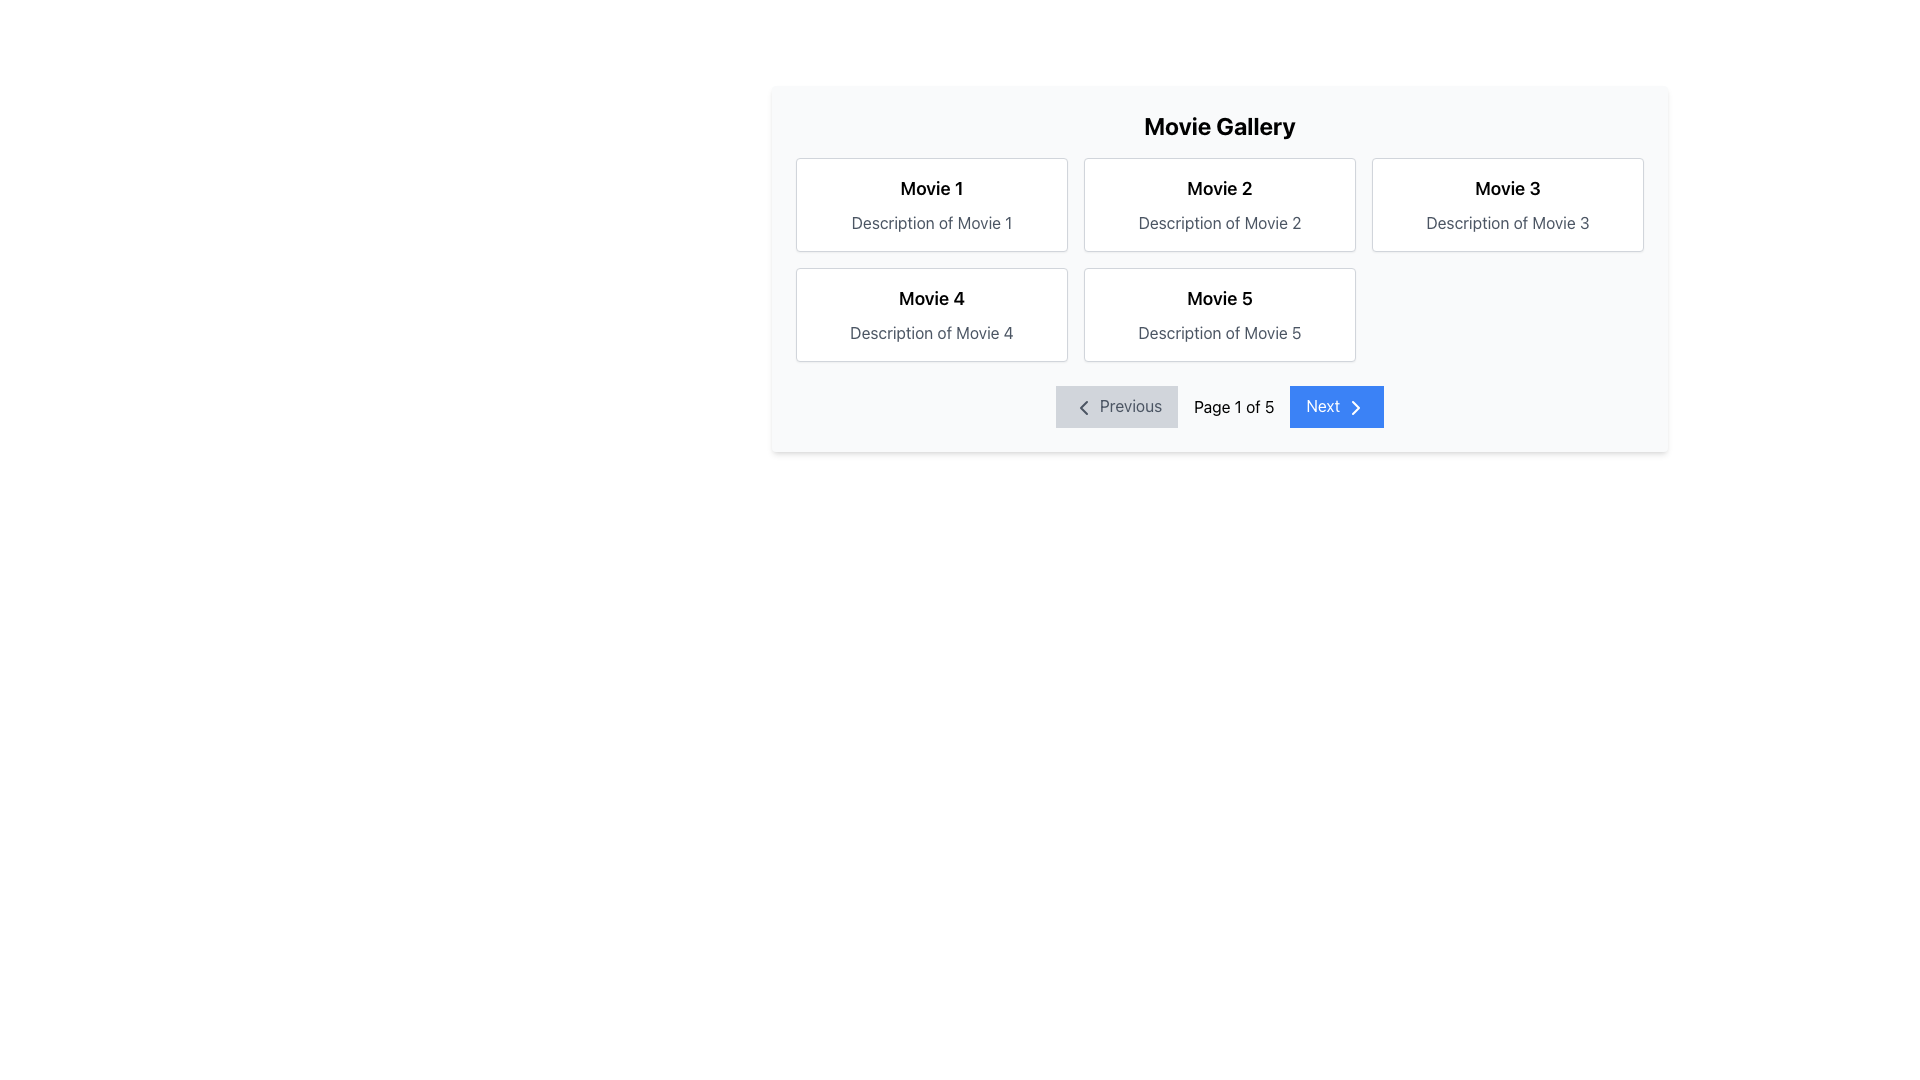 This screenshot has height=1080, width=1920. Describe the element at coordinates (1218, 126) in the screenshot. I see `the bold, centered title text labeled 'Movie Gallery' located at the top center of the movie gallery interface` at that location.